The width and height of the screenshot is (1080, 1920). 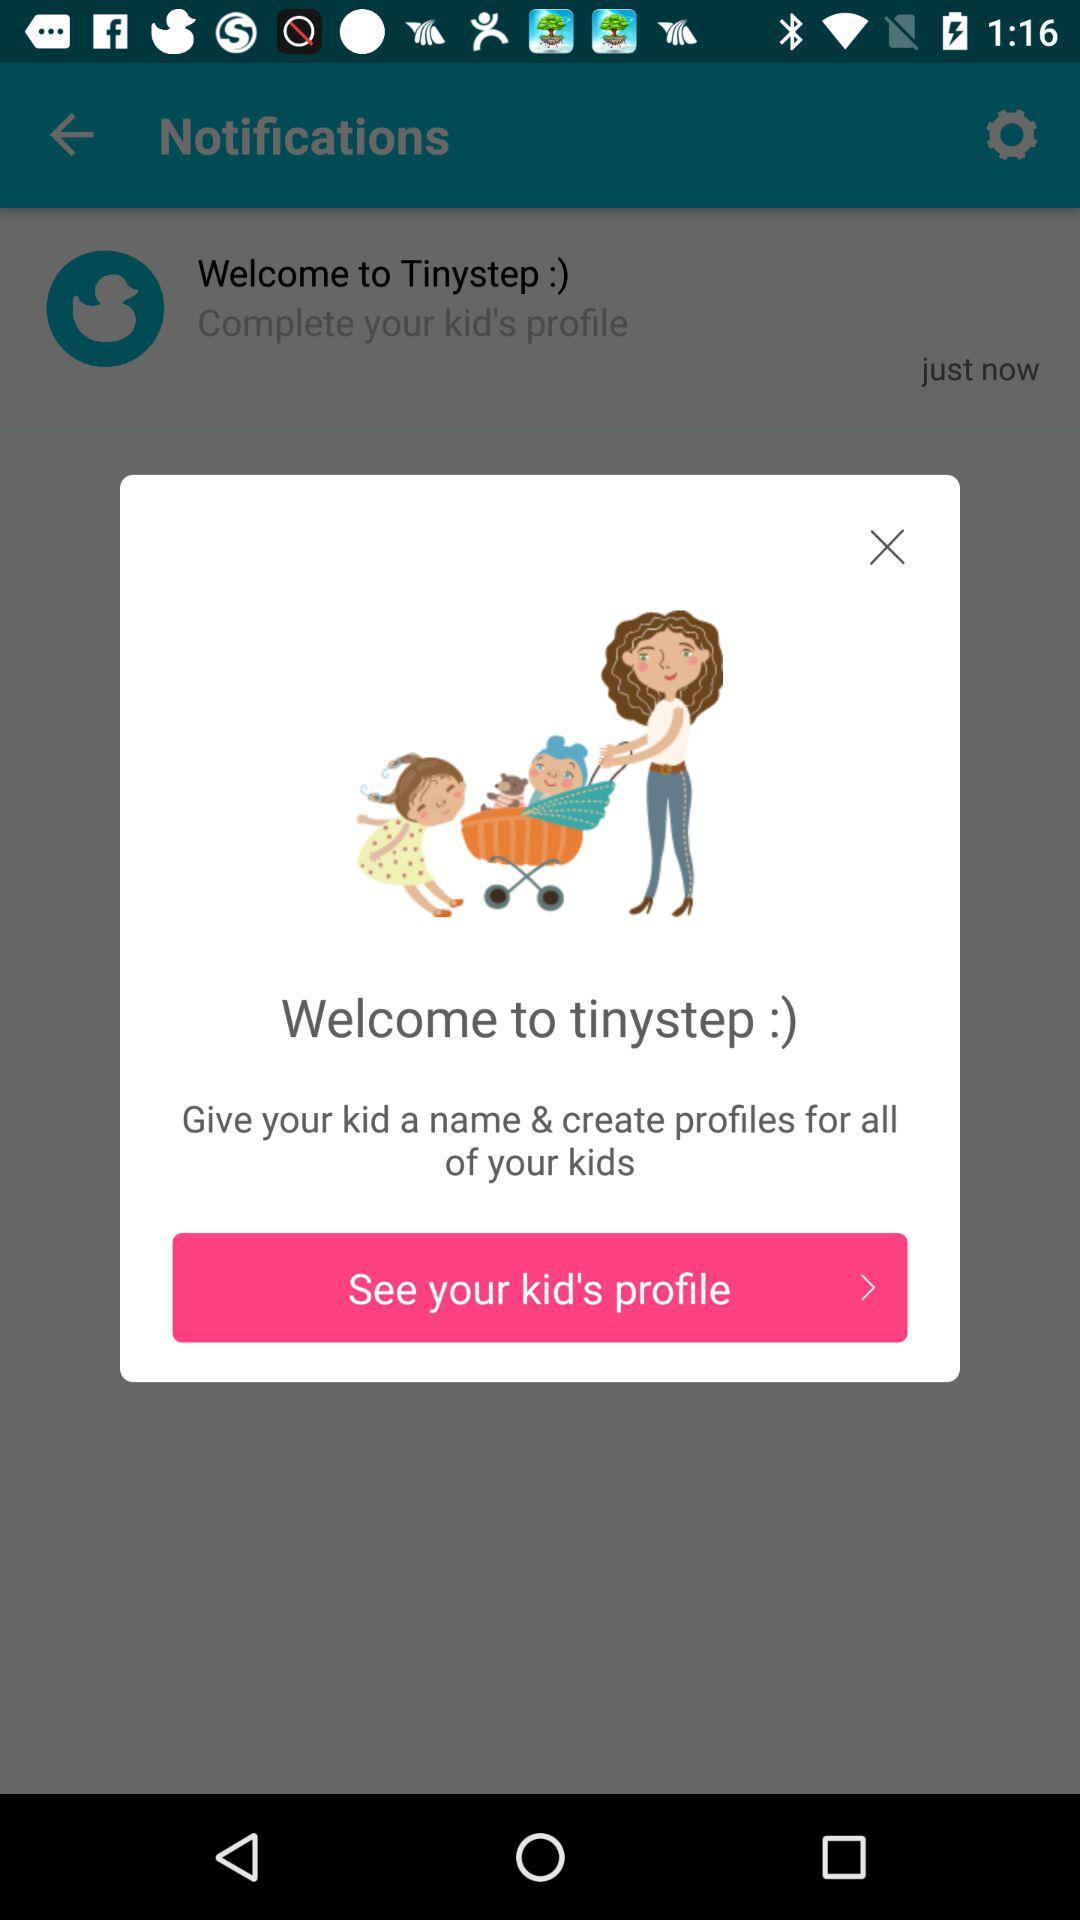 I want to click on window, so click(x=866, y=553).